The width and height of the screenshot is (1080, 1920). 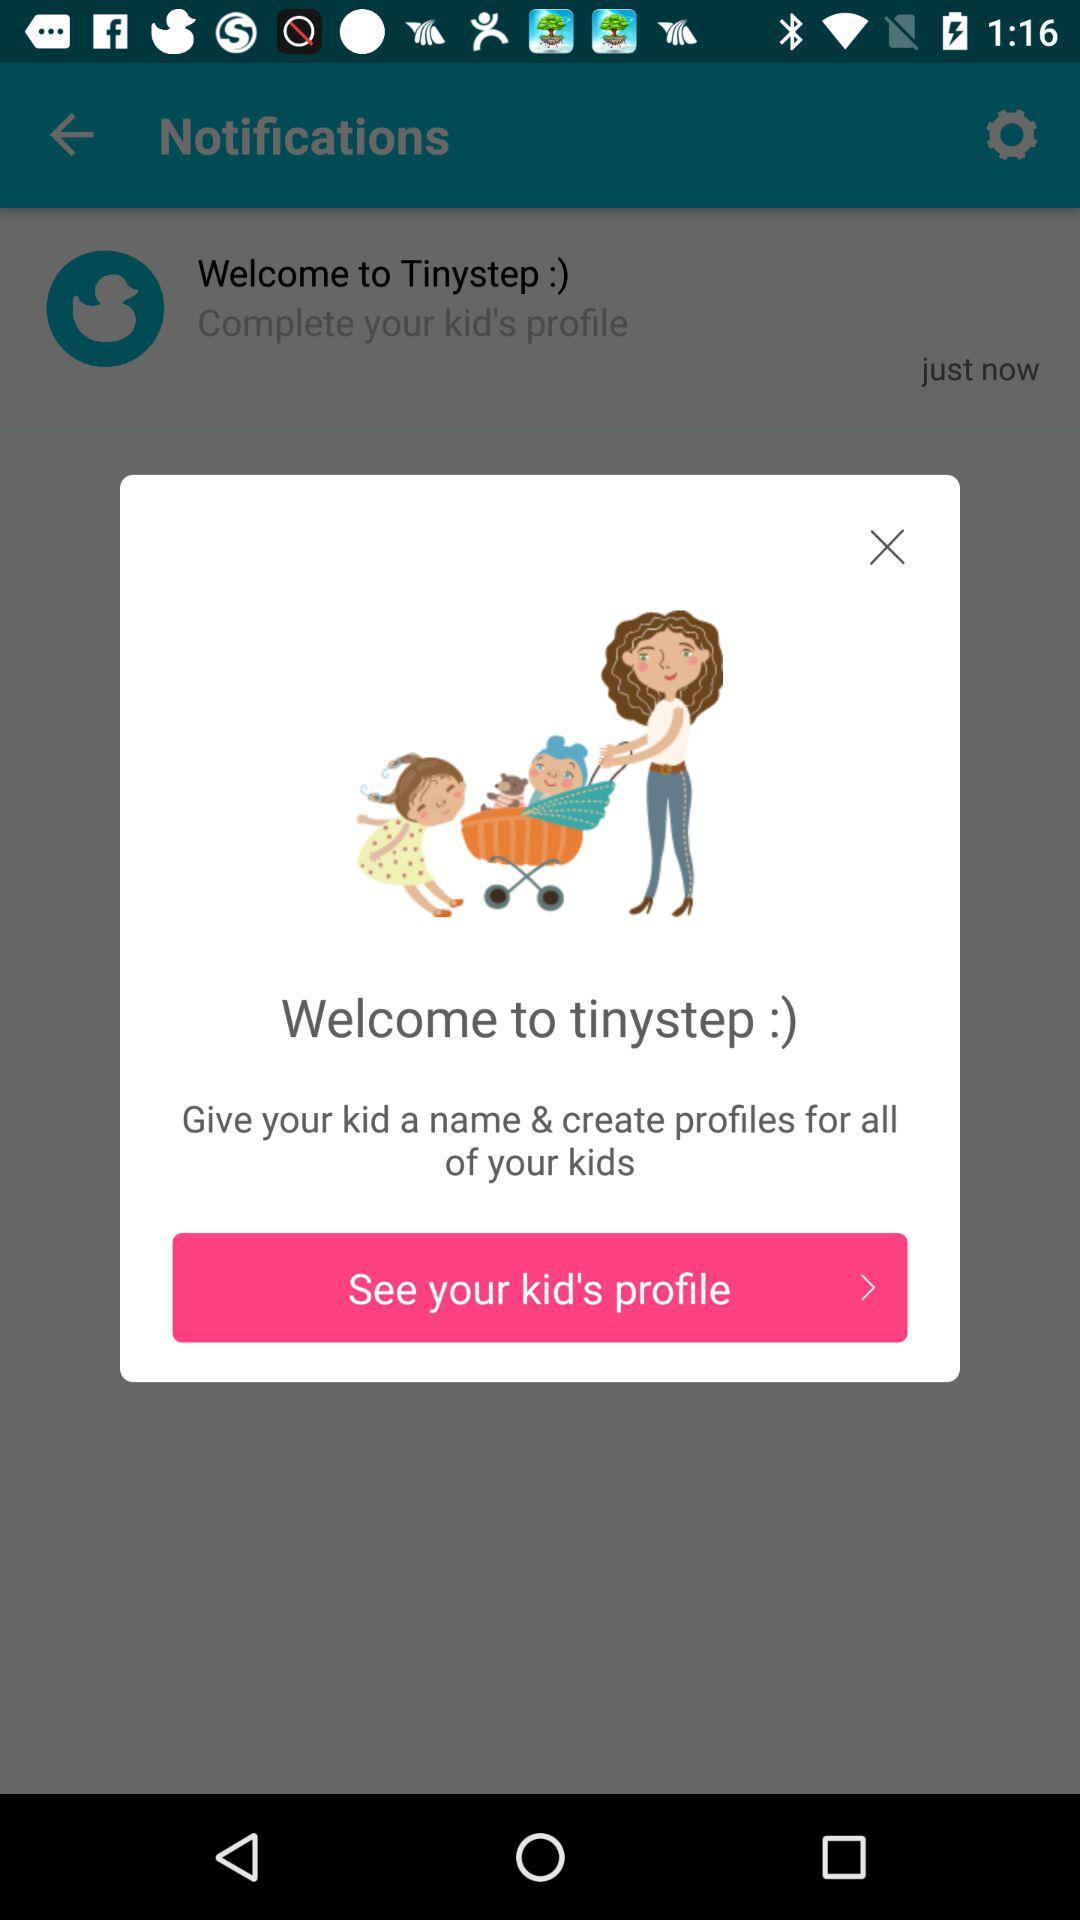 I want to click on window, so click(x=866, y=553).